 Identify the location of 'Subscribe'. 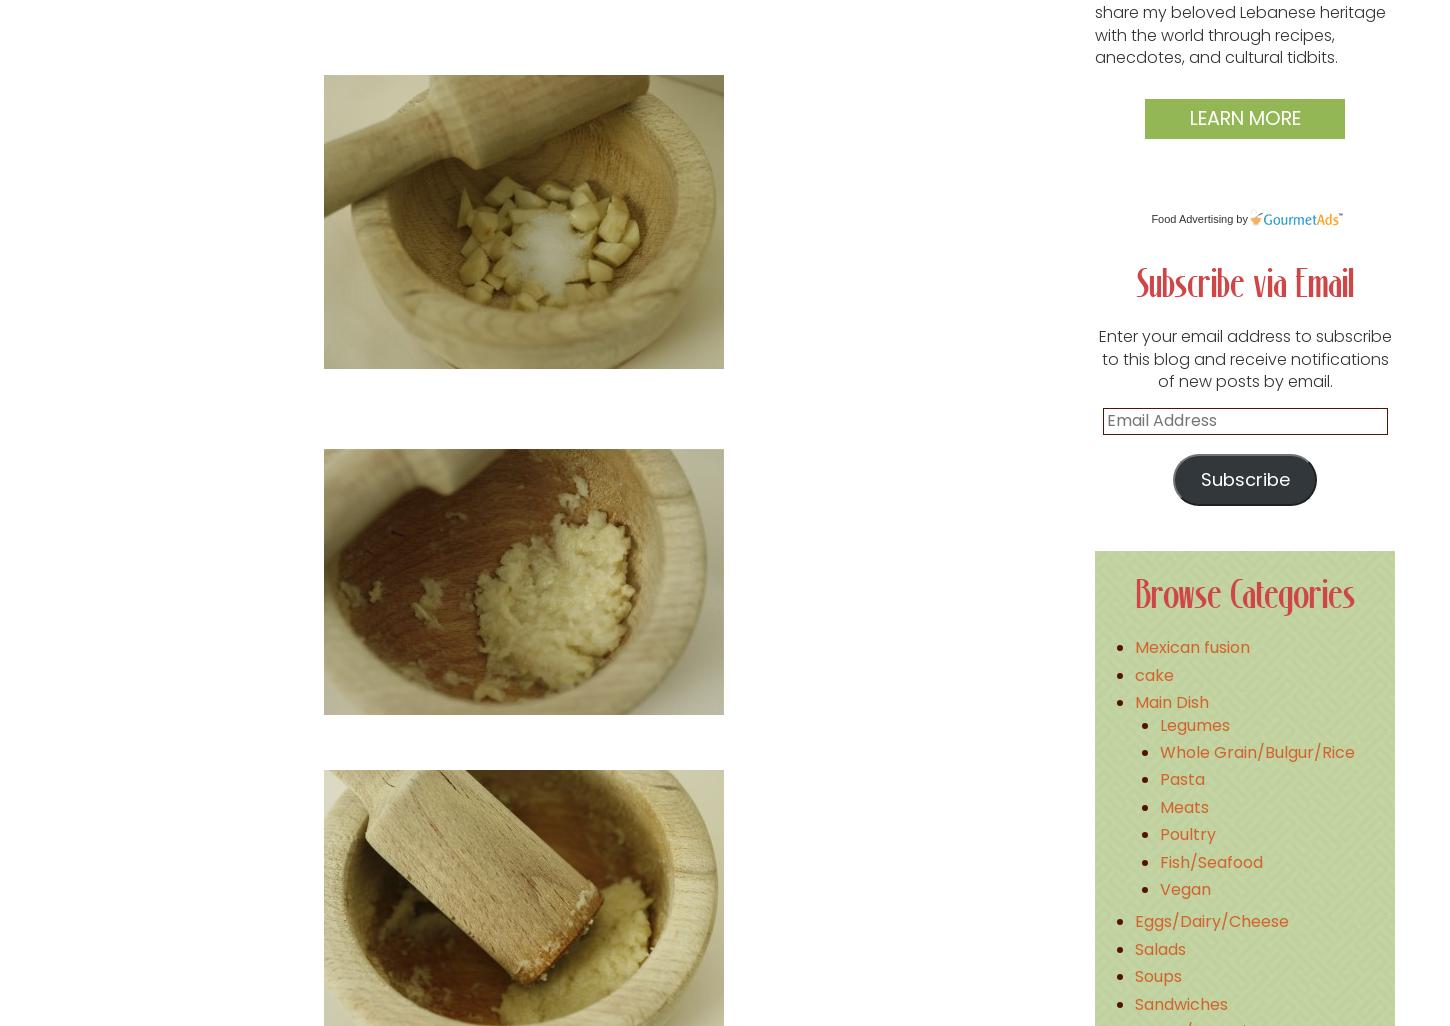
(1244, 477).